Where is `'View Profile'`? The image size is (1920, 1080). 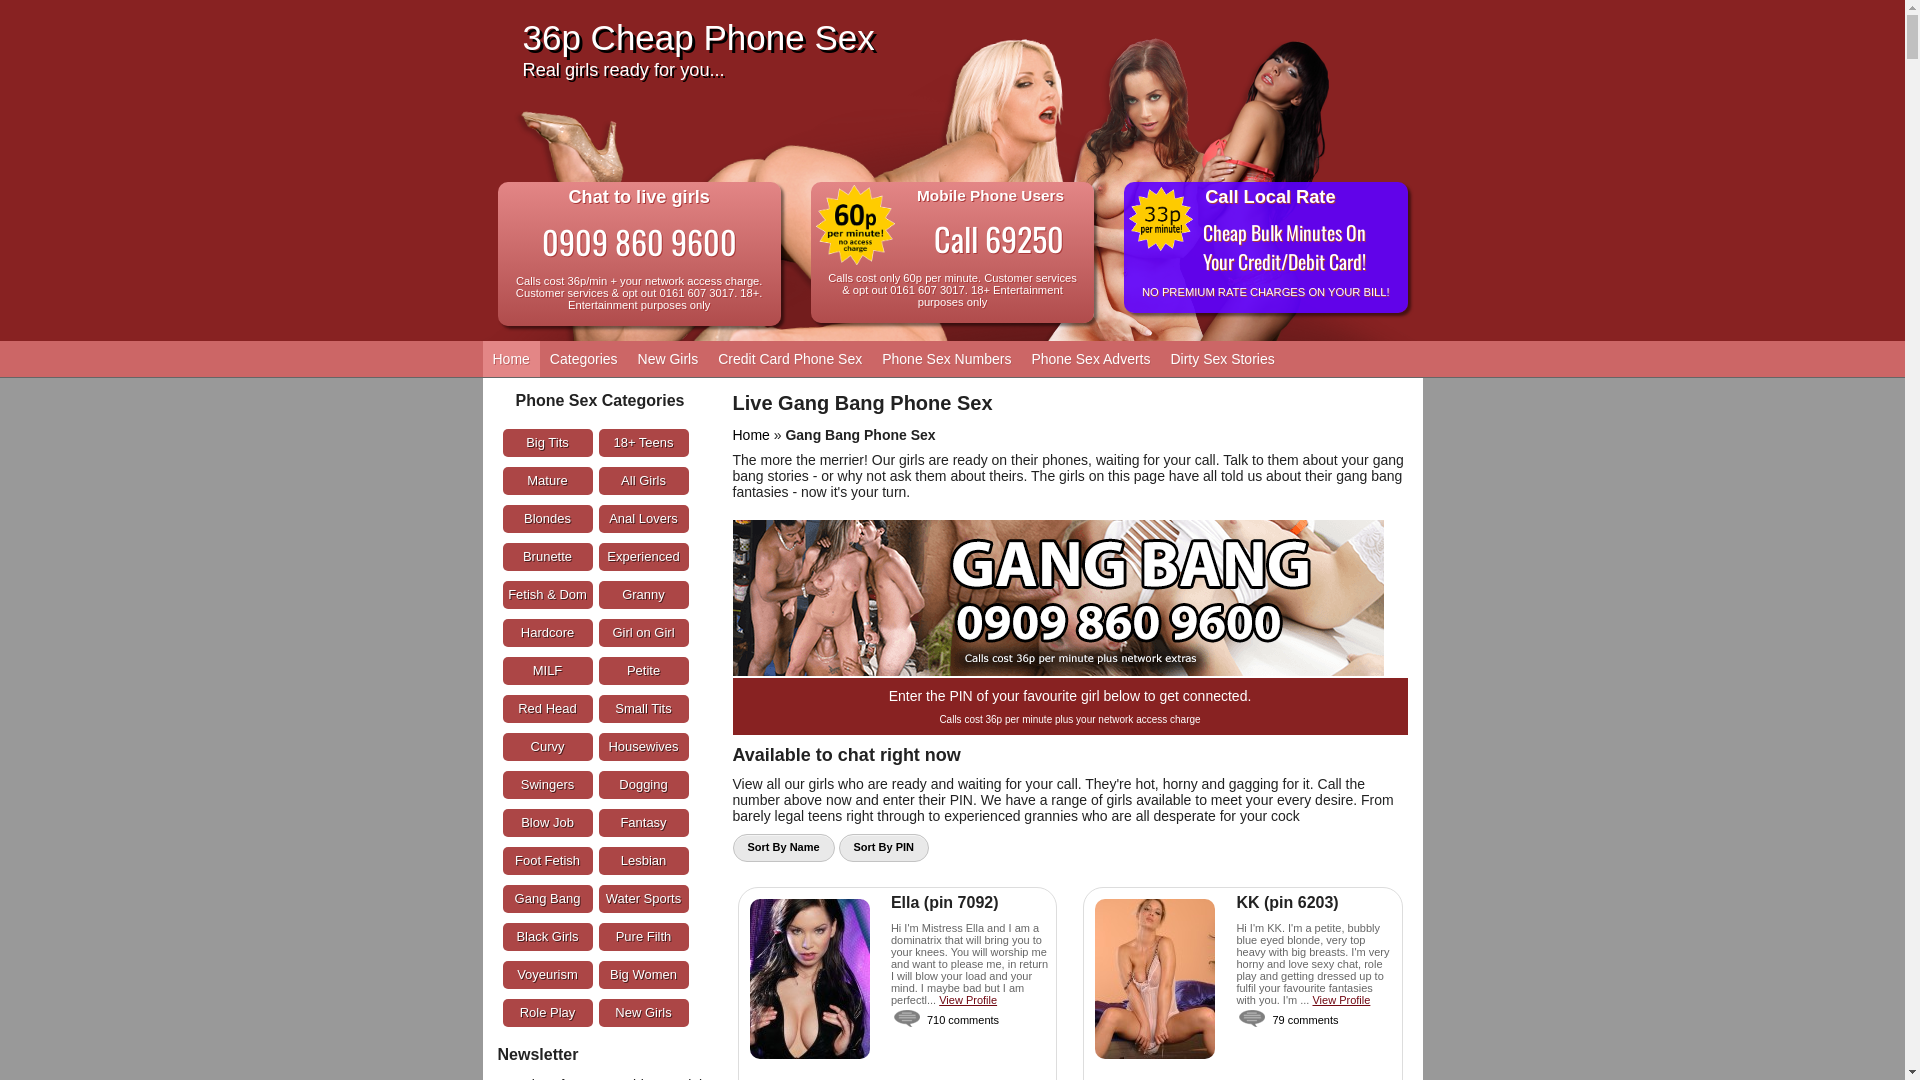 'View Profile' is located at coordinates (968, 999).